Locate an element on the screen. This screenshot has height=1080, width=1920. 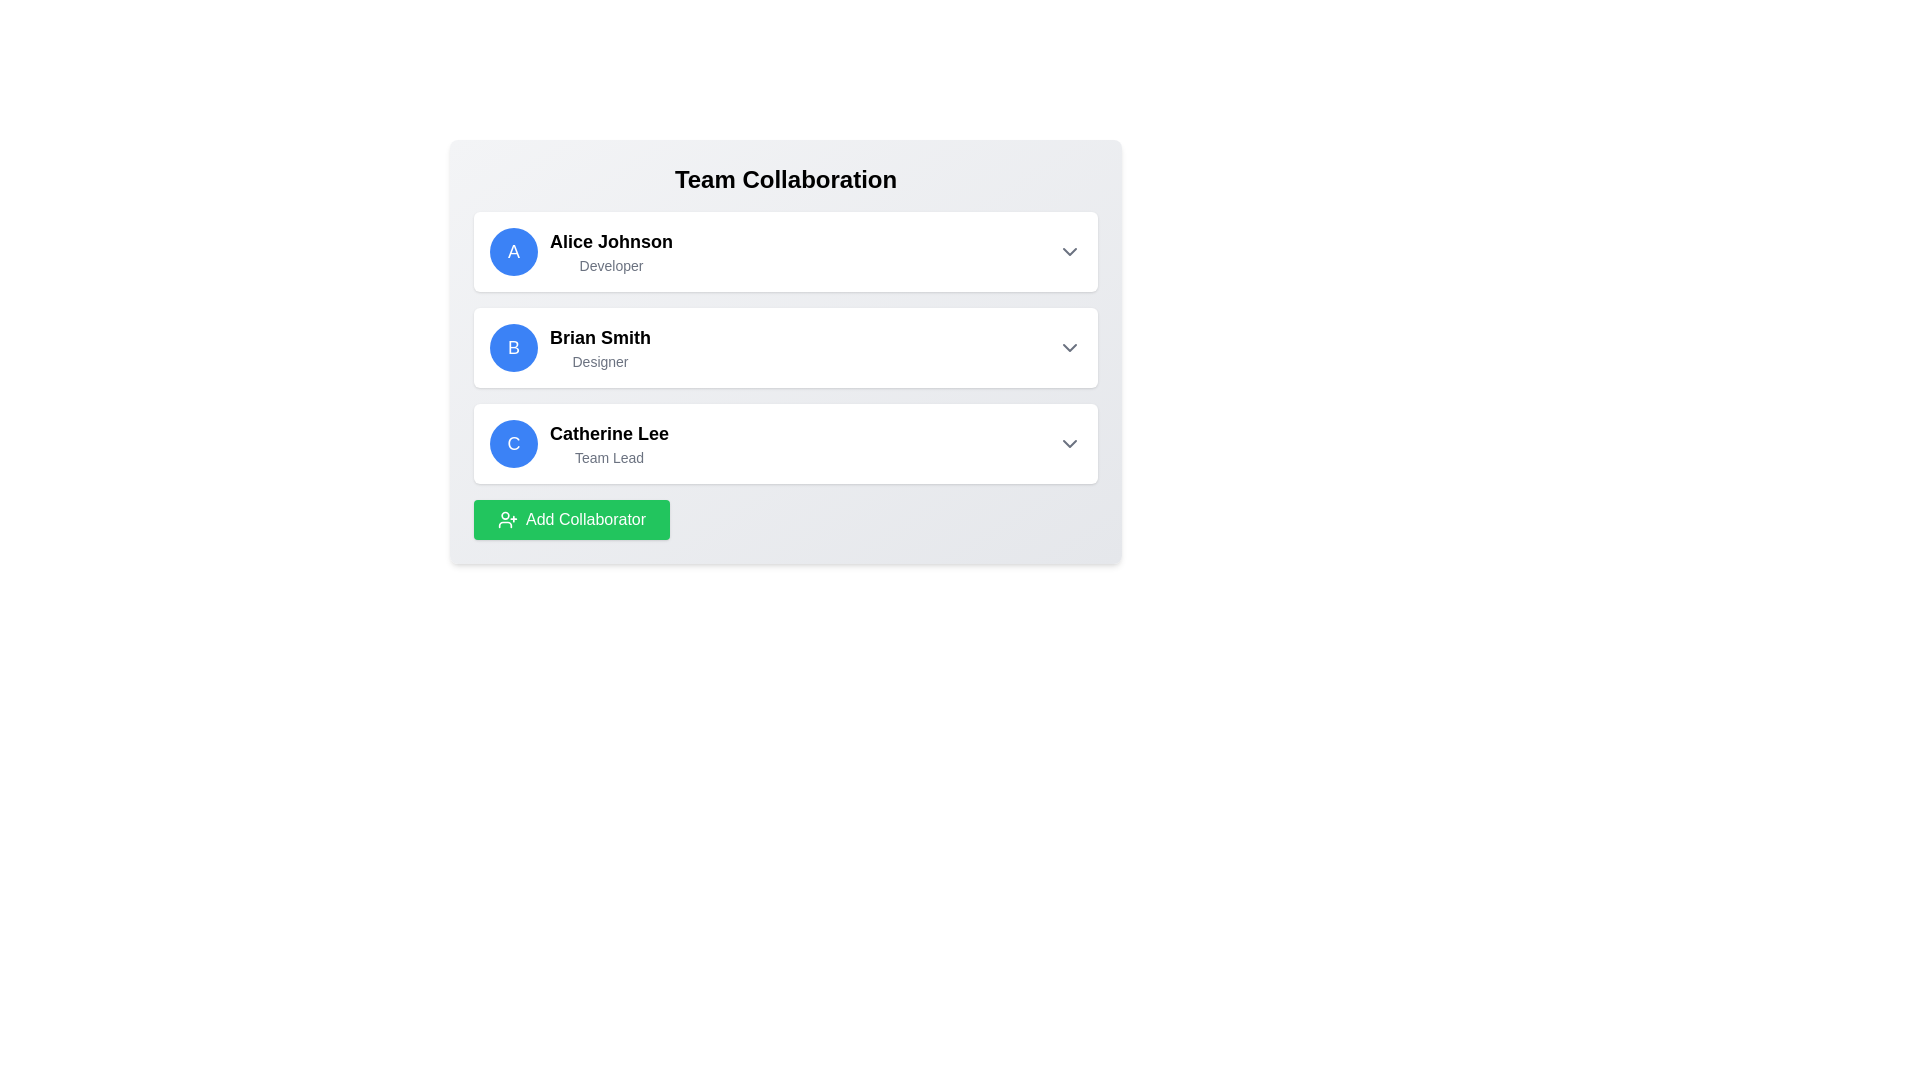
the team member profile card for 'Bob Smith', which is the second item is located at coordinates (785, 346).